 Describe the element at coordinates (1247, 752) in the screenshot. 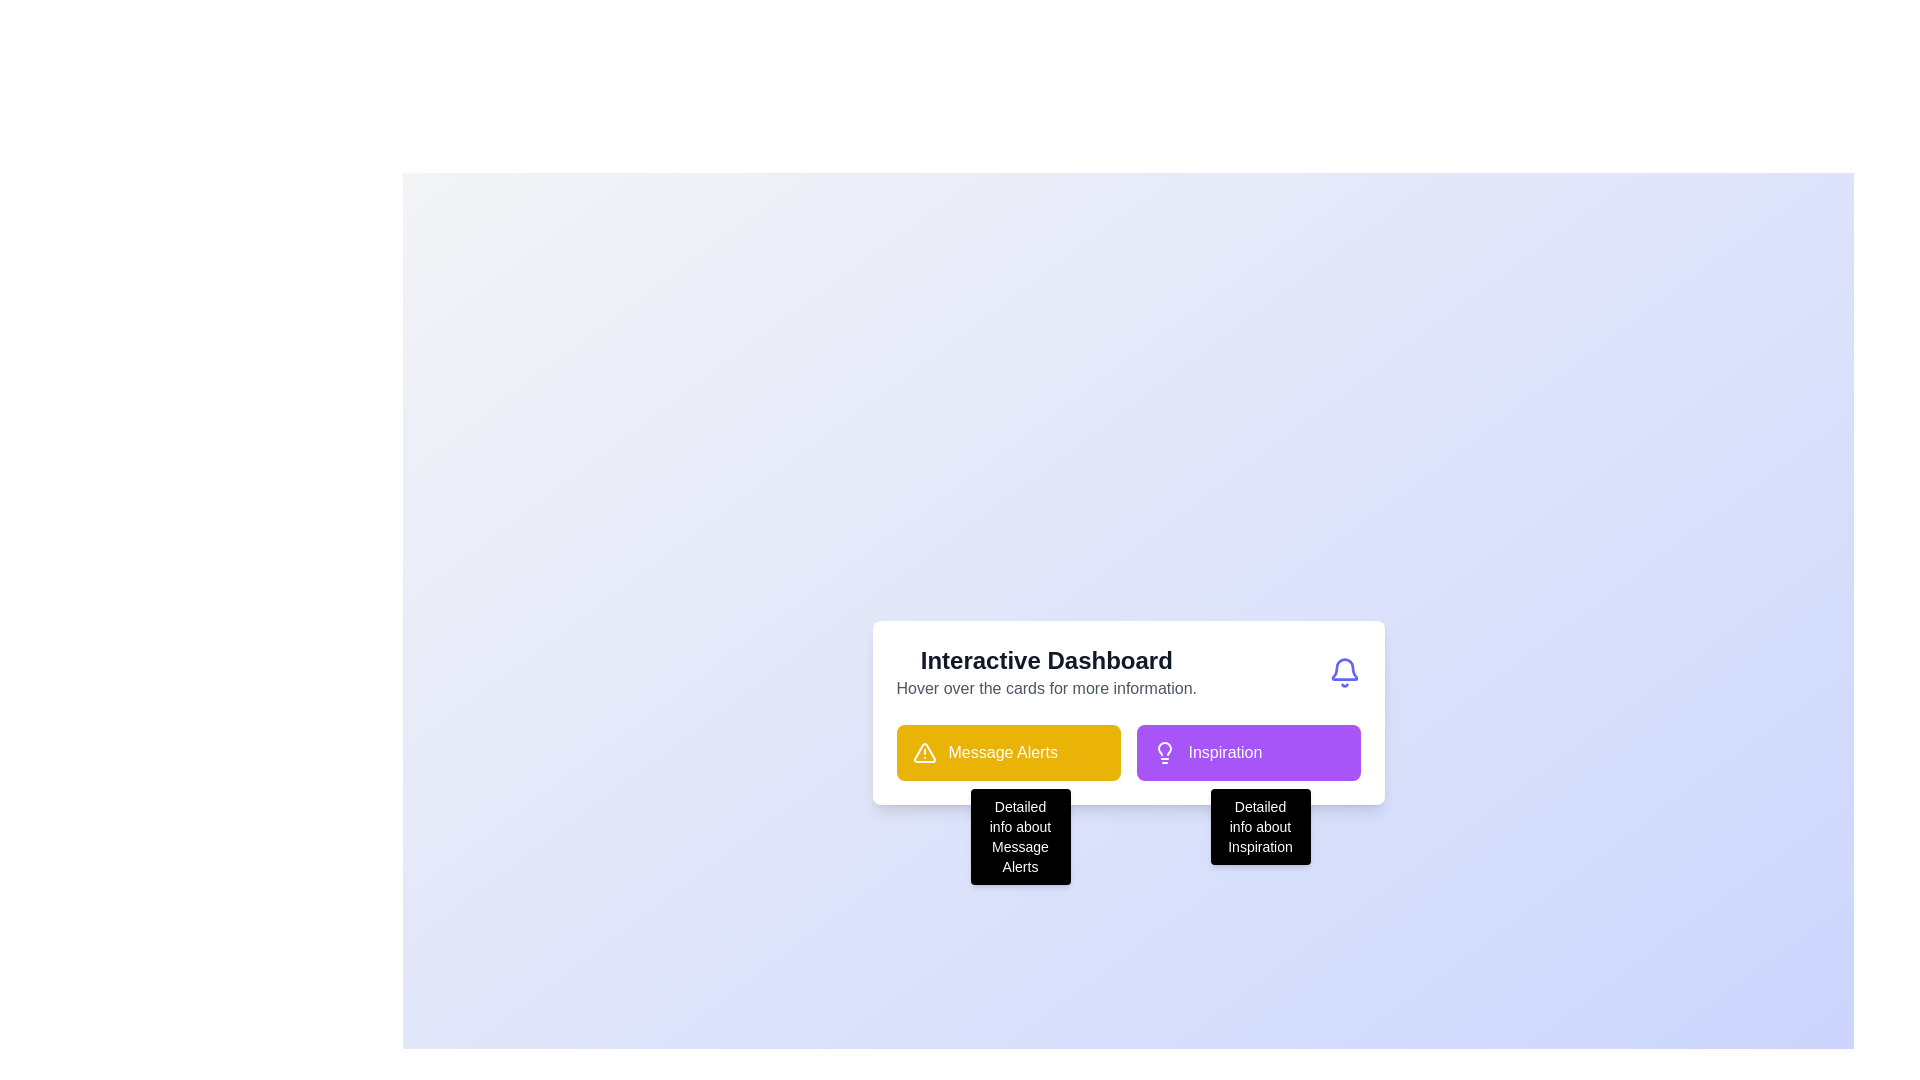

I see `the 'Inspiration' button located in the second column of the grid layout, positioned to the right of the 'Message Alerts' card` at that location.